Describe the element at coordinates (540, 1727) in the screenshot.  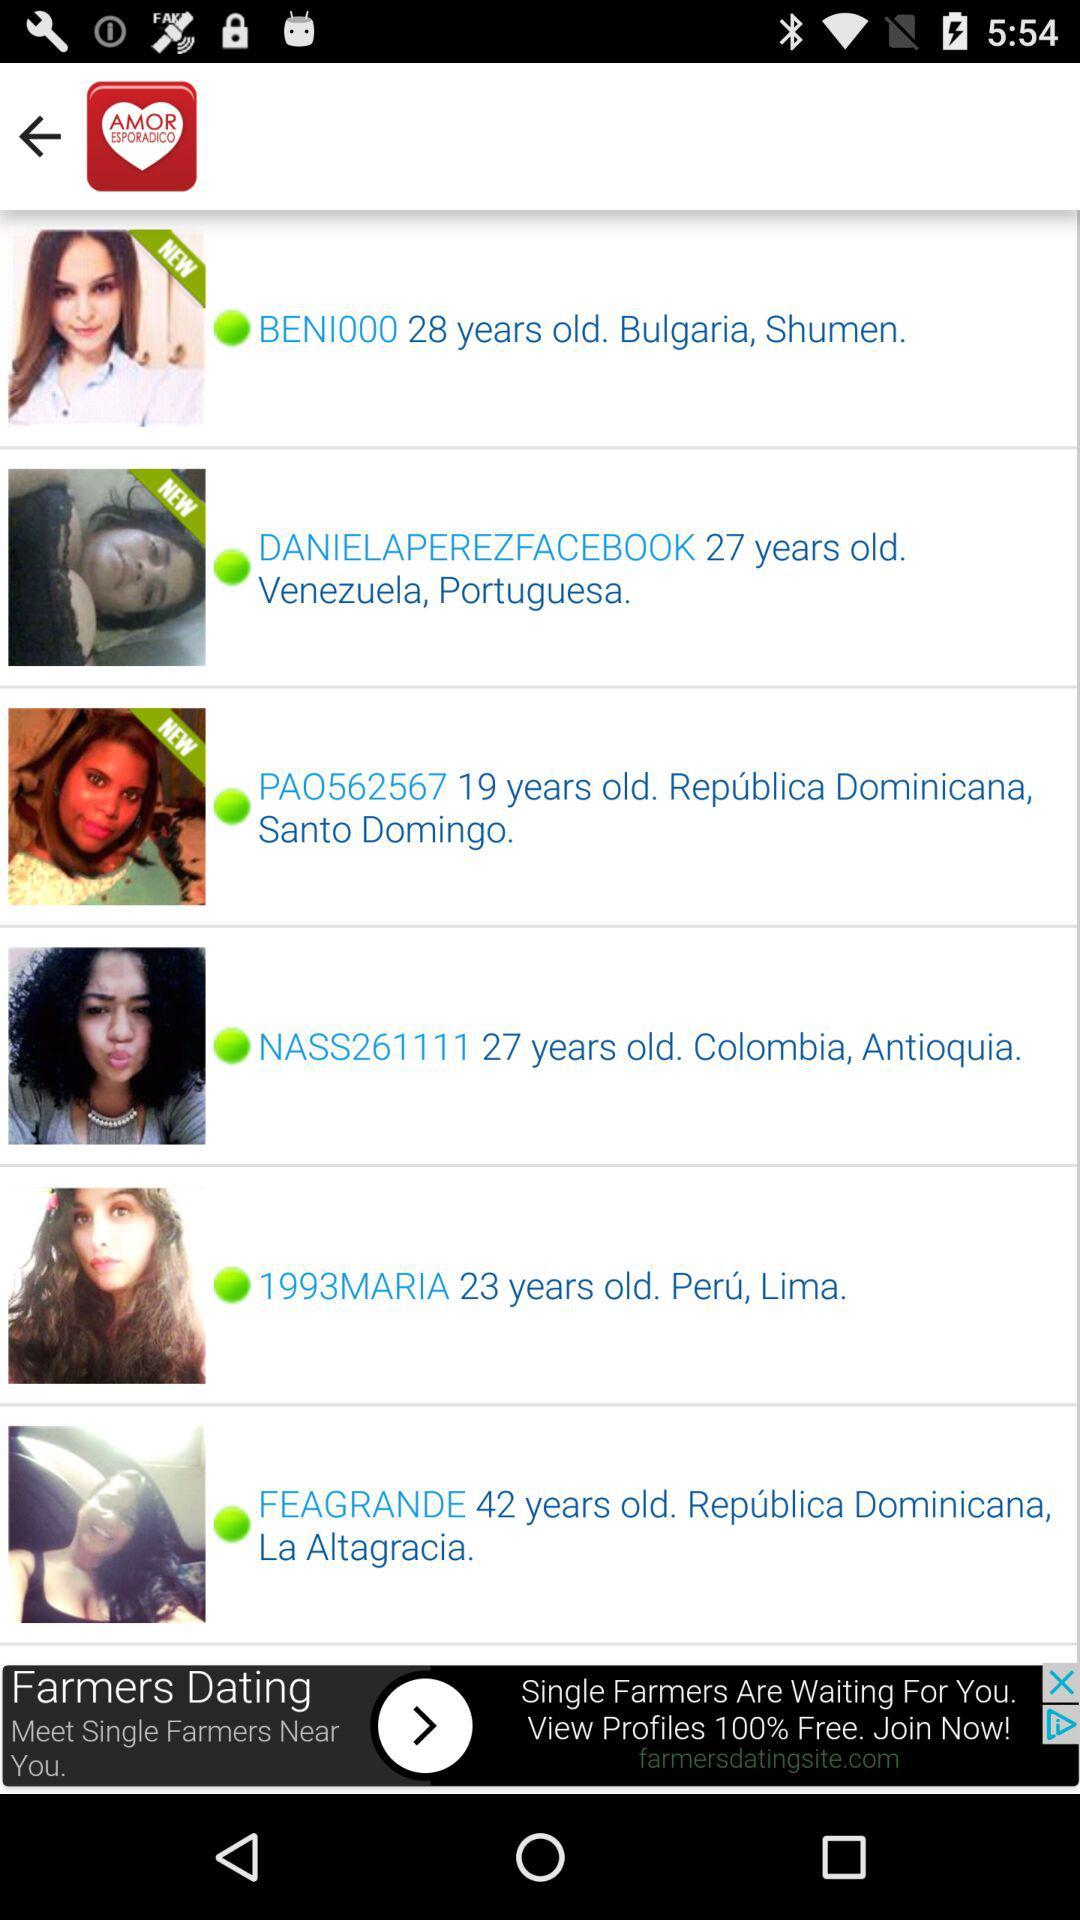
I see `farmers dating advertisement` at that location.